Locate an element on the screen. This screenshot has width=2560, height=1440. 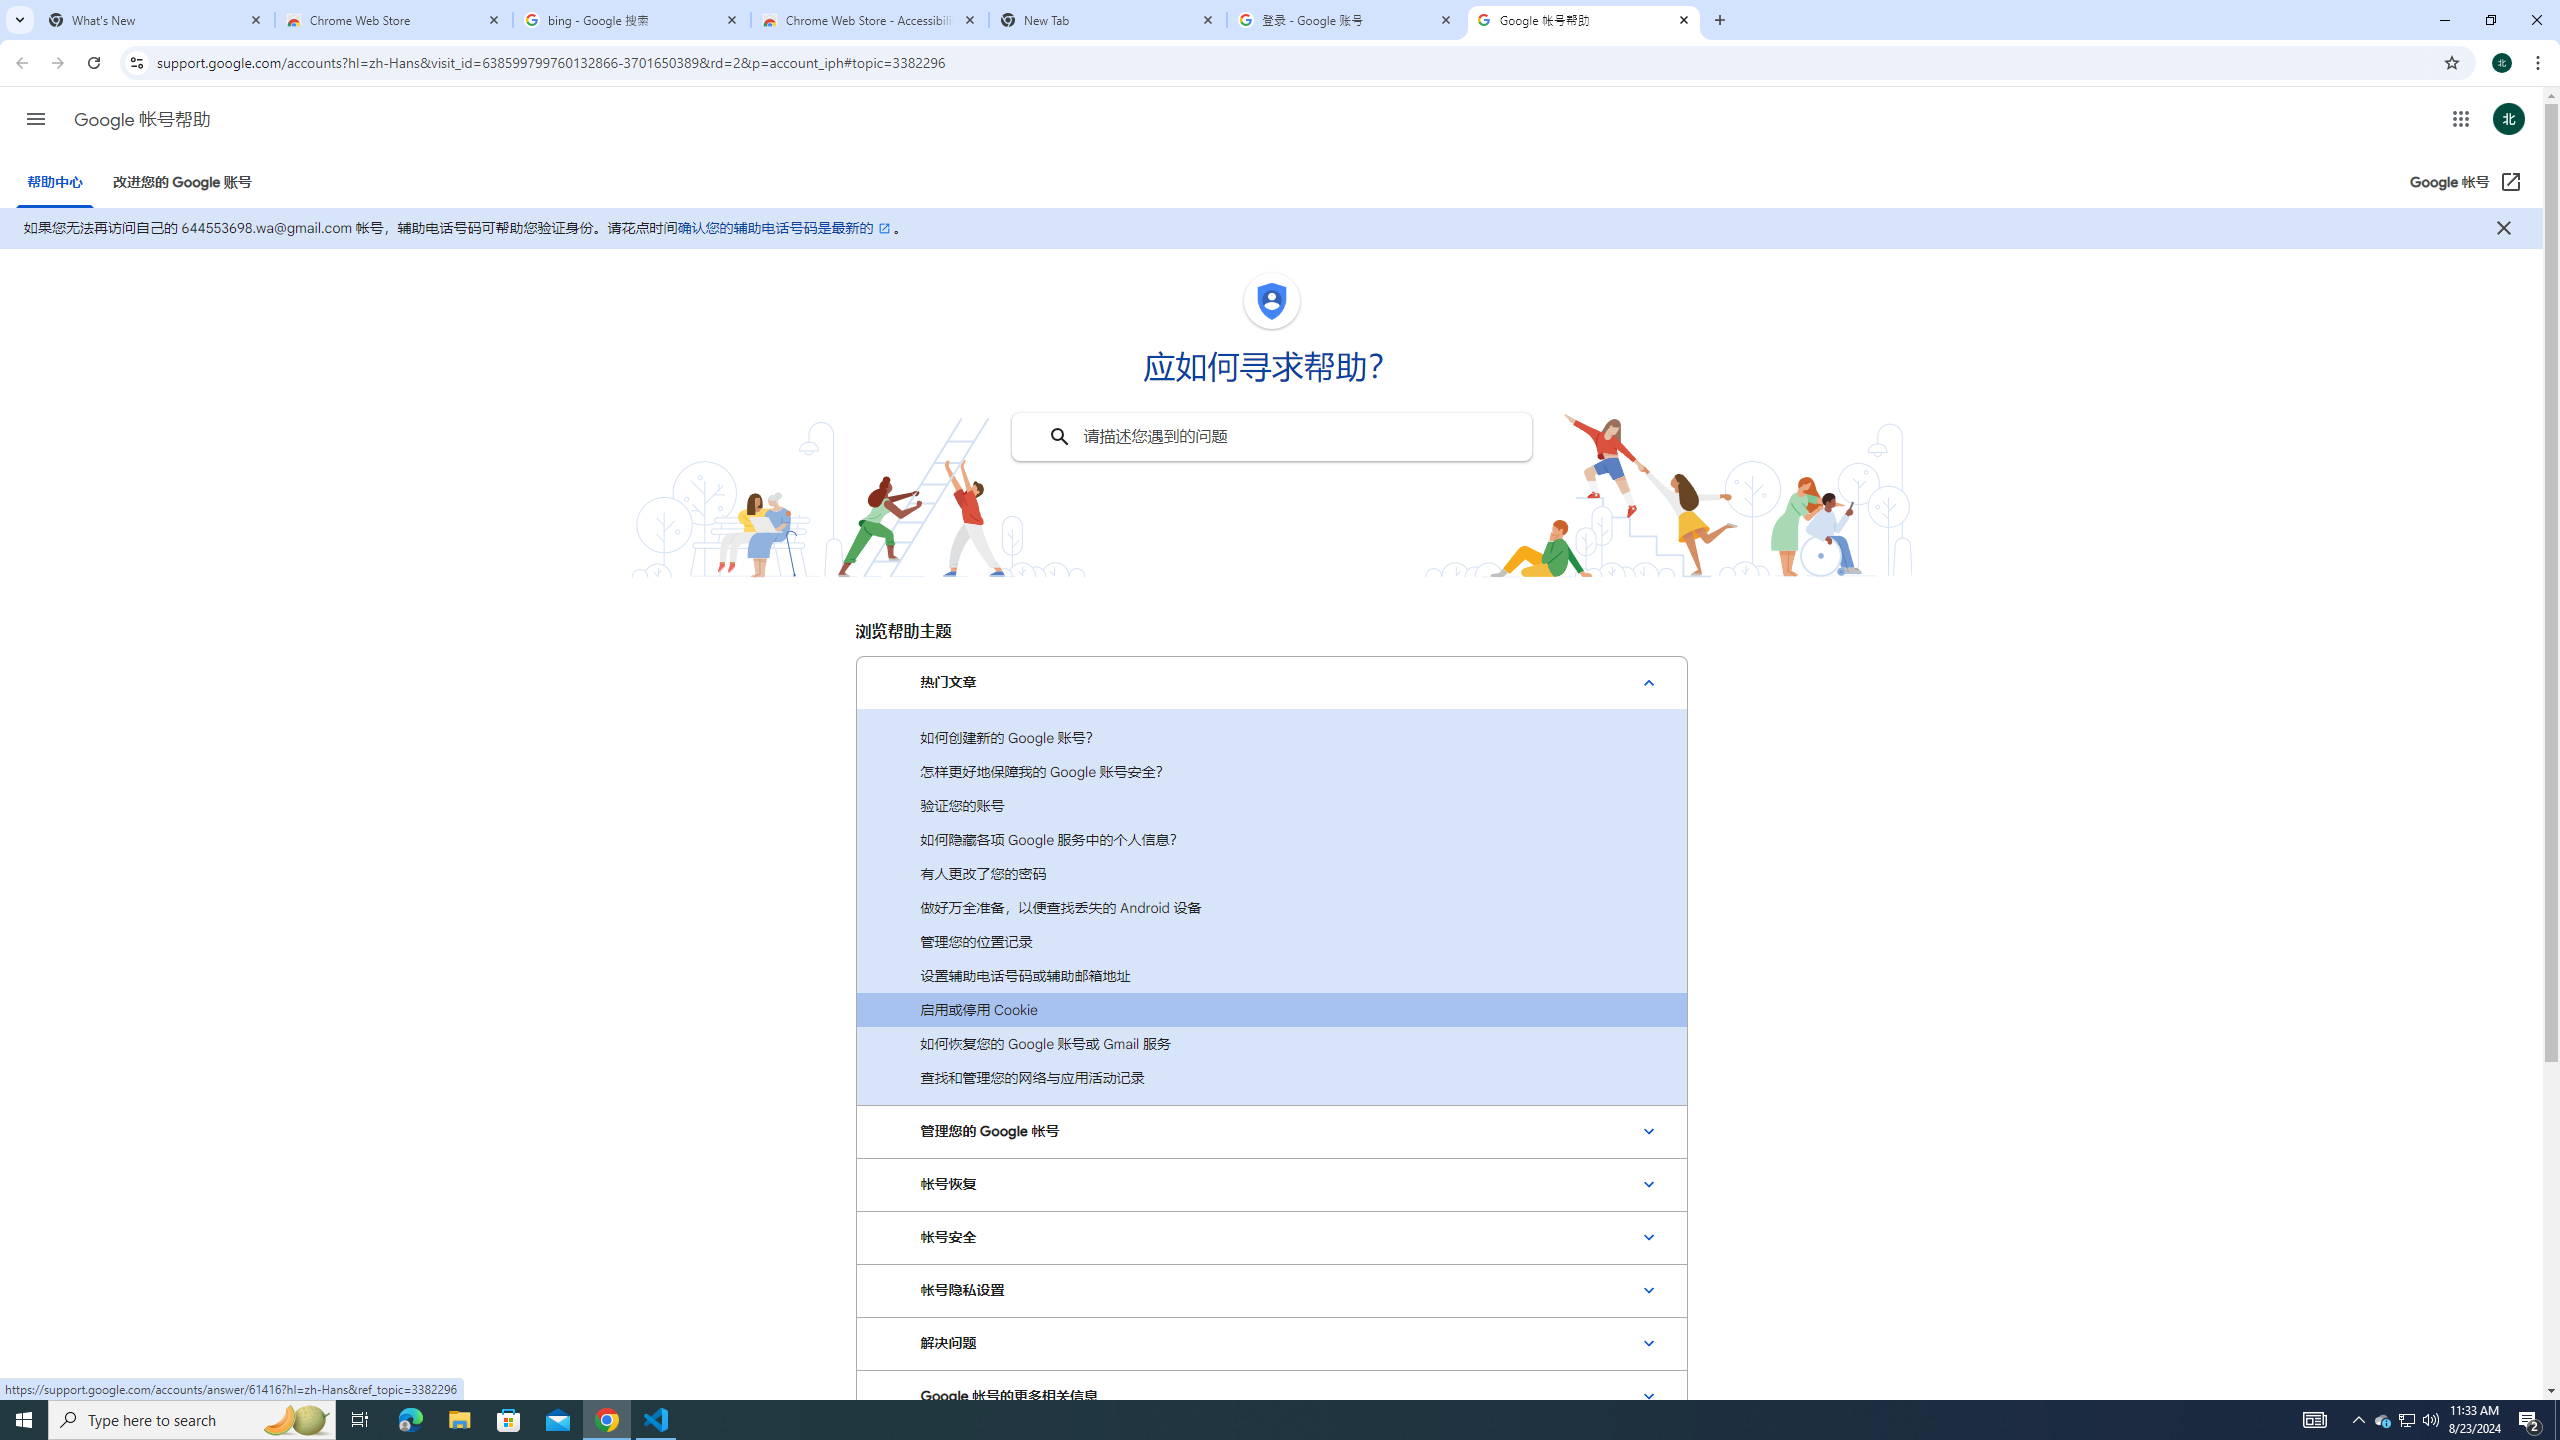
'Reload' is located at coordinates (93, 62).